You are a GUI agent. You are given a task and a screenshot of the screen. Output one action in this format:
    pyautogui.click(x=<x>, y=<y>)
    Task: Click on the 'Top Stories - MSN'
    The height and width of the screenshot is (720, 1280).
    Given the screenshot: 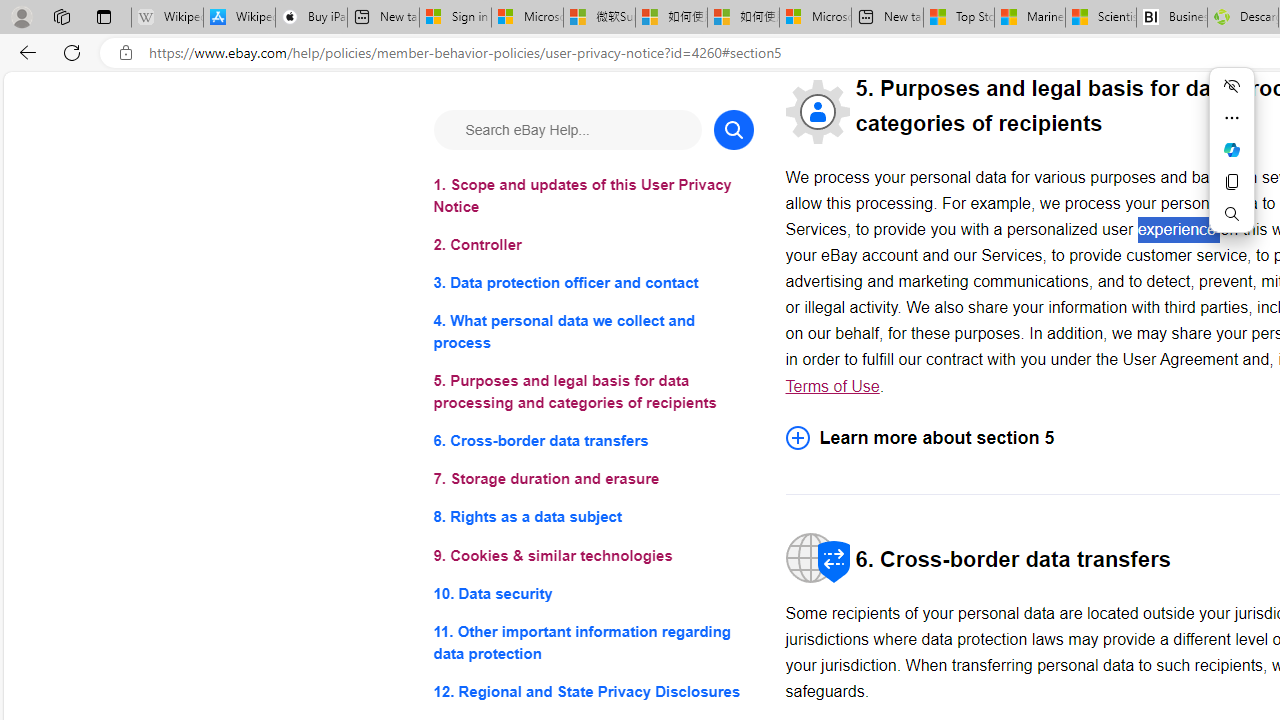 What is the action you would take?
    pyautogui.click(x=958, y=17)
    